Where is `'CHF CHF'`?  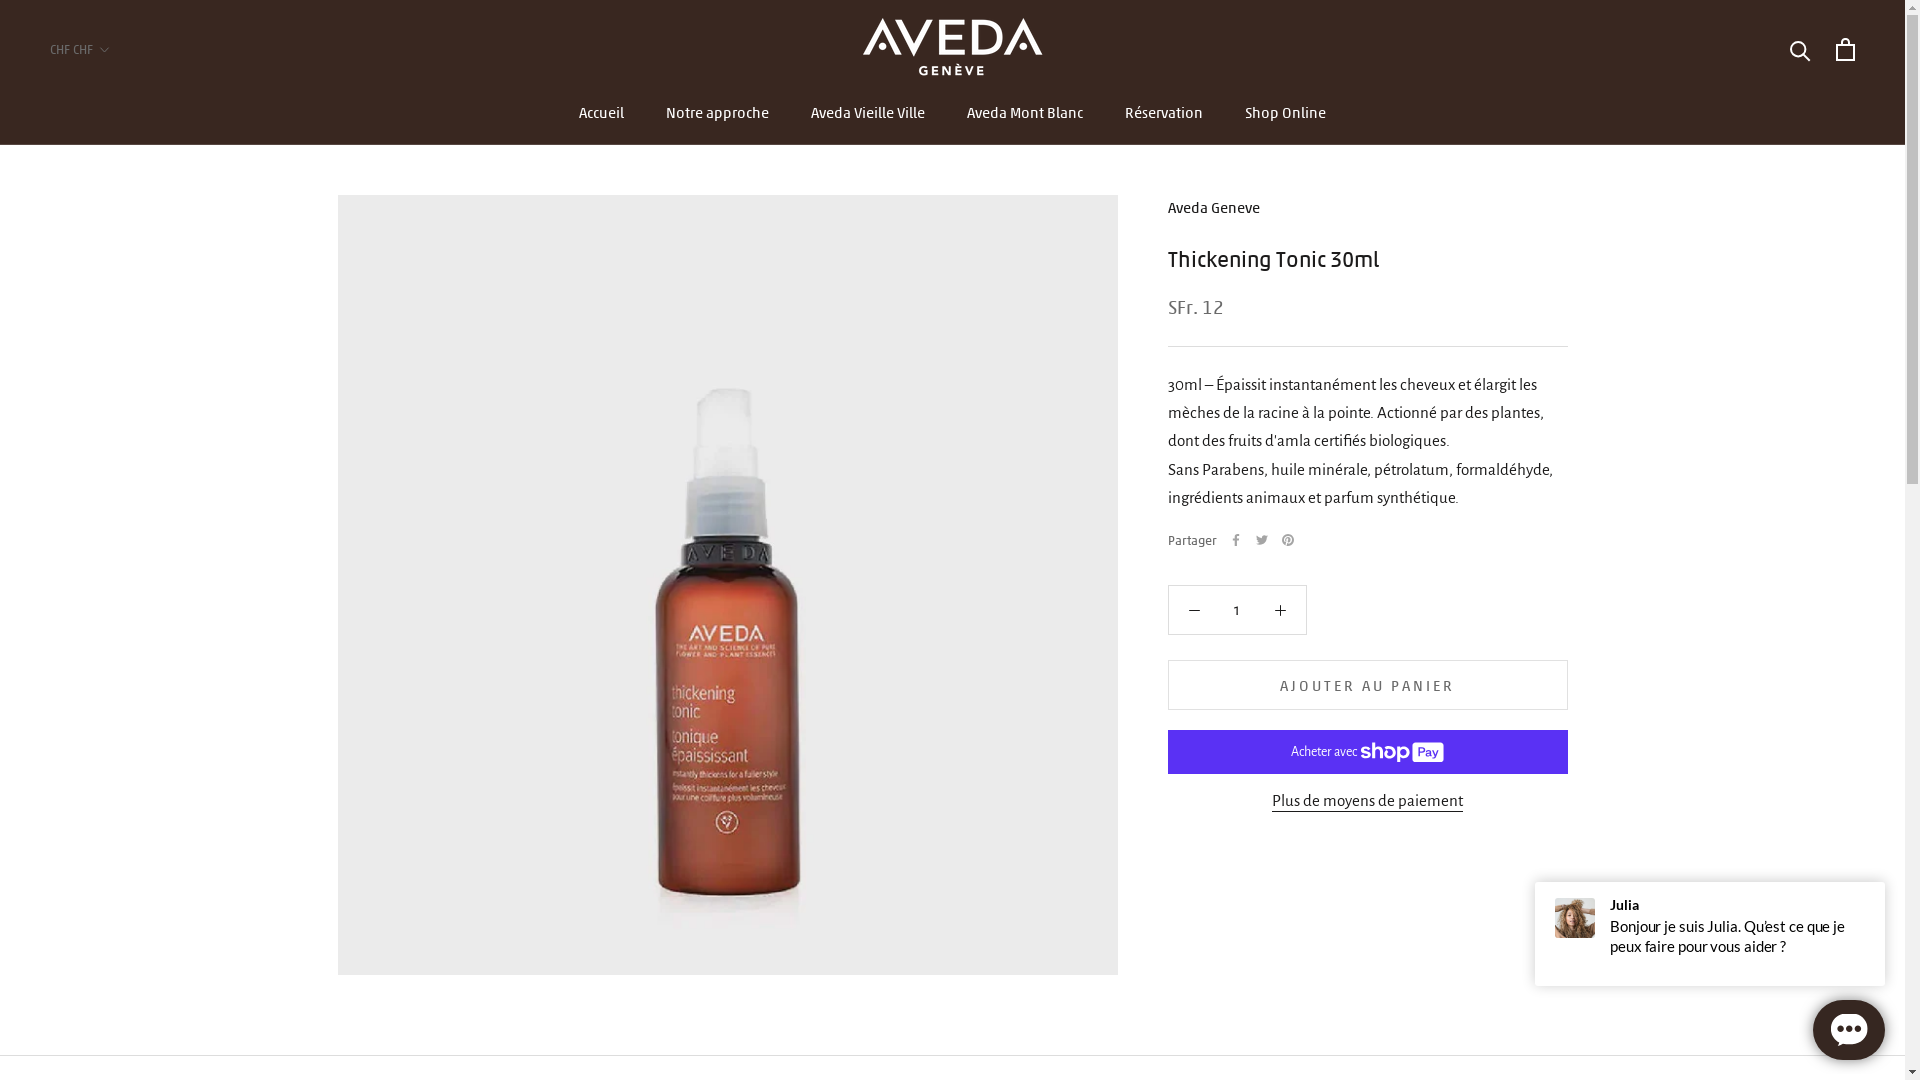
'CHF CHF' is located at coordinates (80, 48).